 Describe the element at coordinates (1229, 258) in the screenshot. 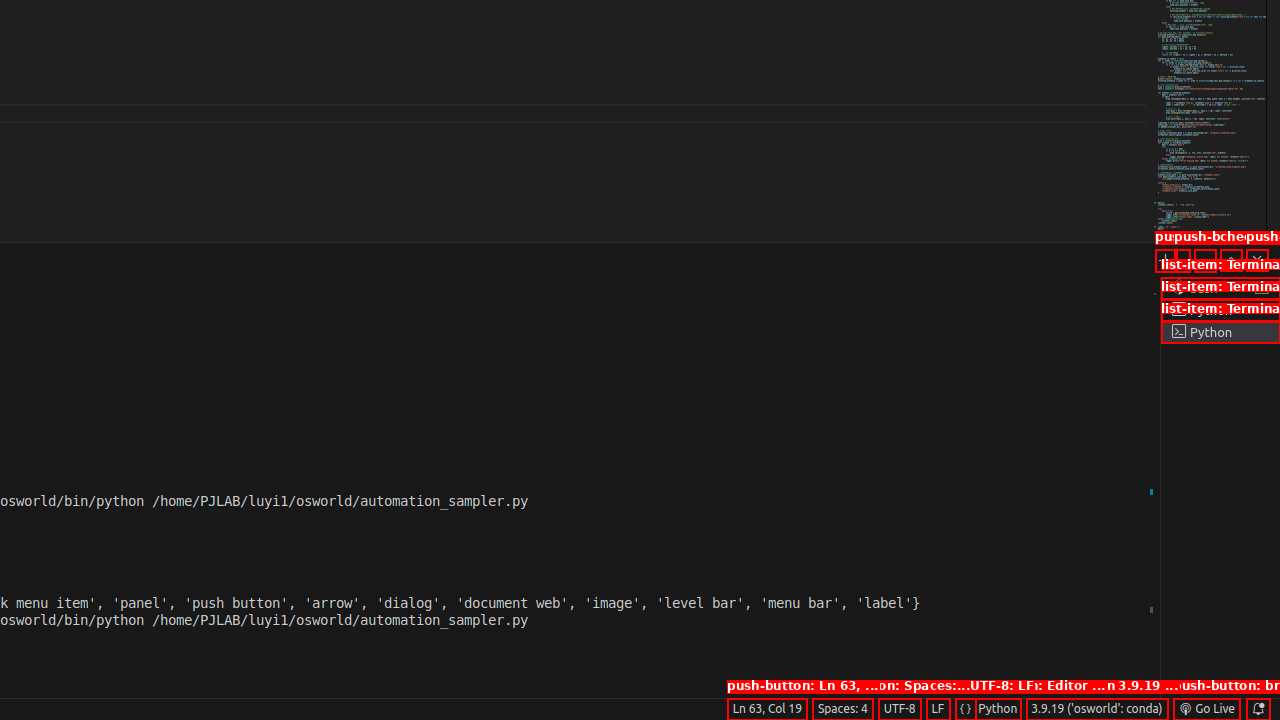

I see `'Maximize Panel Size'` at that location.